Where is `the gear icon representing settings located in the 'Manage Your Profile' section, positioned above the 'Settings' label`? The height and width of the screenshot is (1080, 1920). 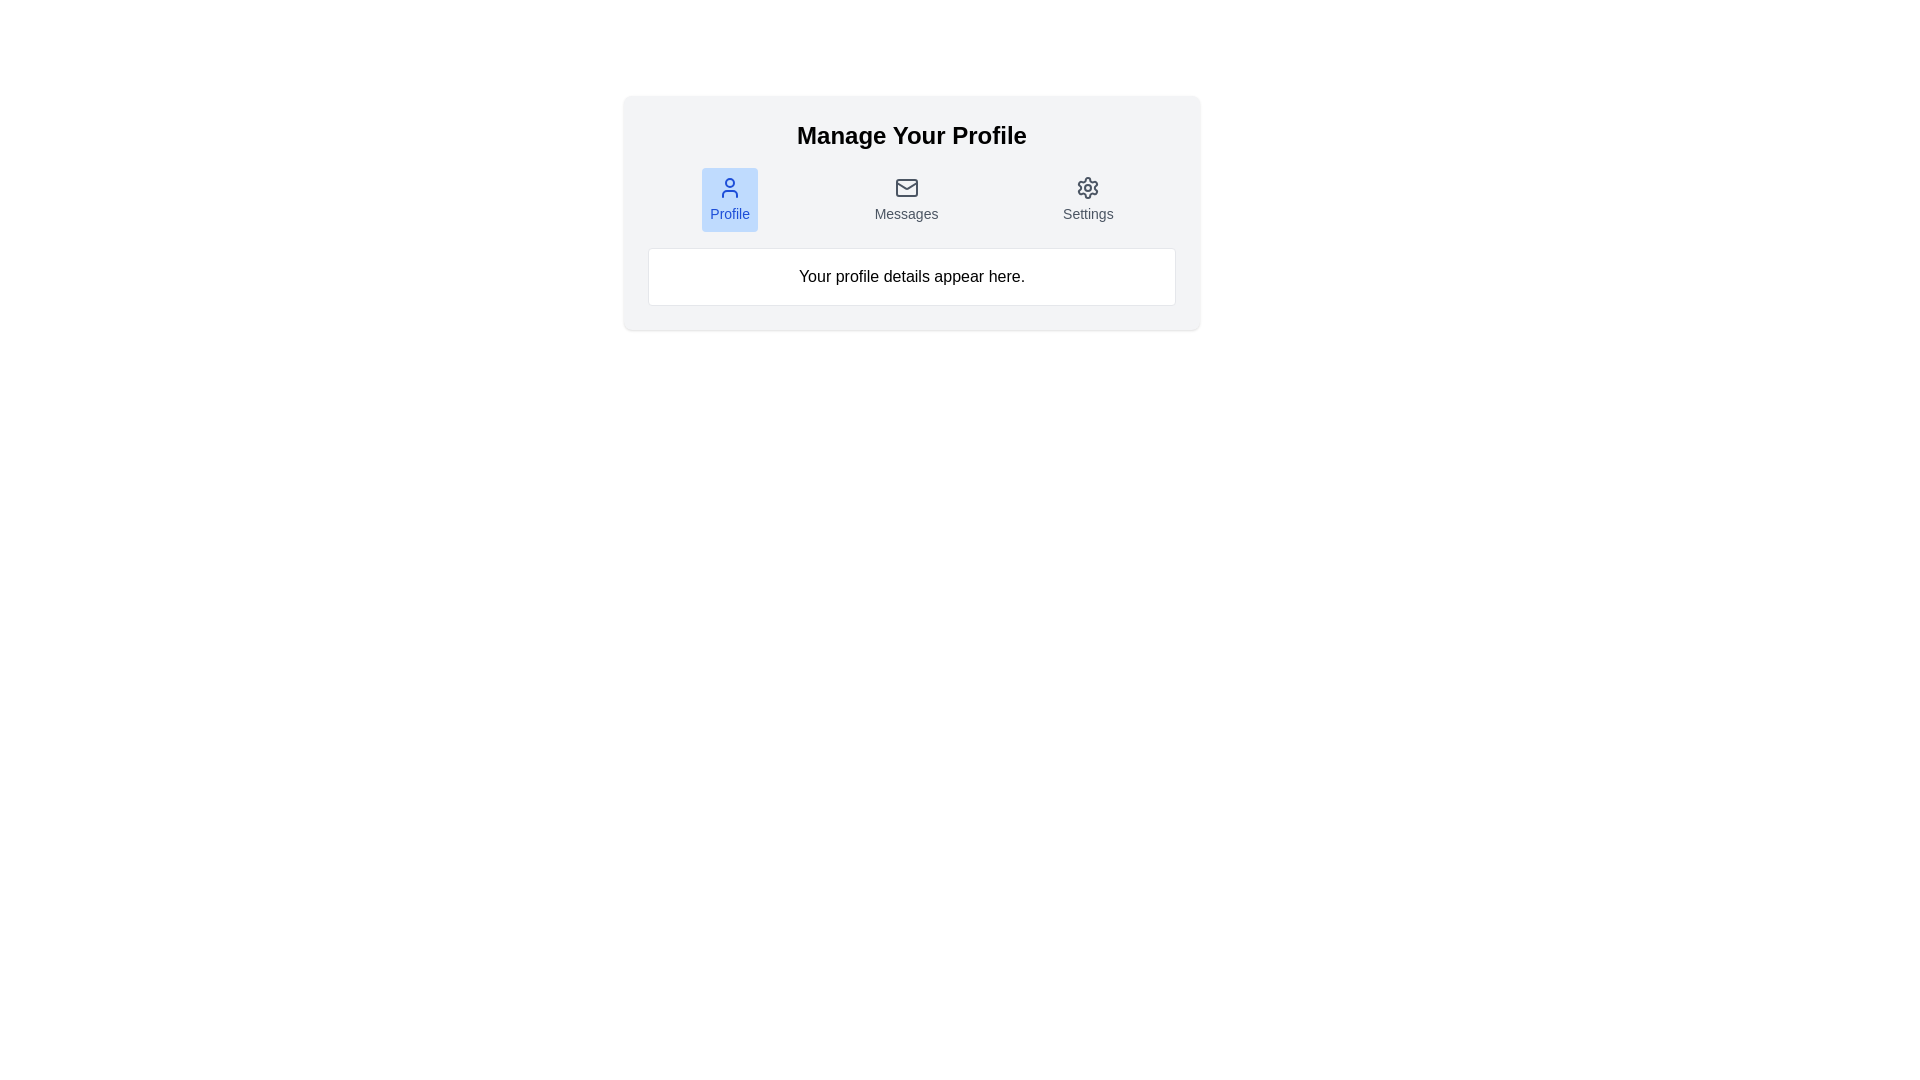 the gear icon representing settings located in the 'Manage Your Profile' section, positioned above the 'Settings' label is located at coordinates (1087, 188).